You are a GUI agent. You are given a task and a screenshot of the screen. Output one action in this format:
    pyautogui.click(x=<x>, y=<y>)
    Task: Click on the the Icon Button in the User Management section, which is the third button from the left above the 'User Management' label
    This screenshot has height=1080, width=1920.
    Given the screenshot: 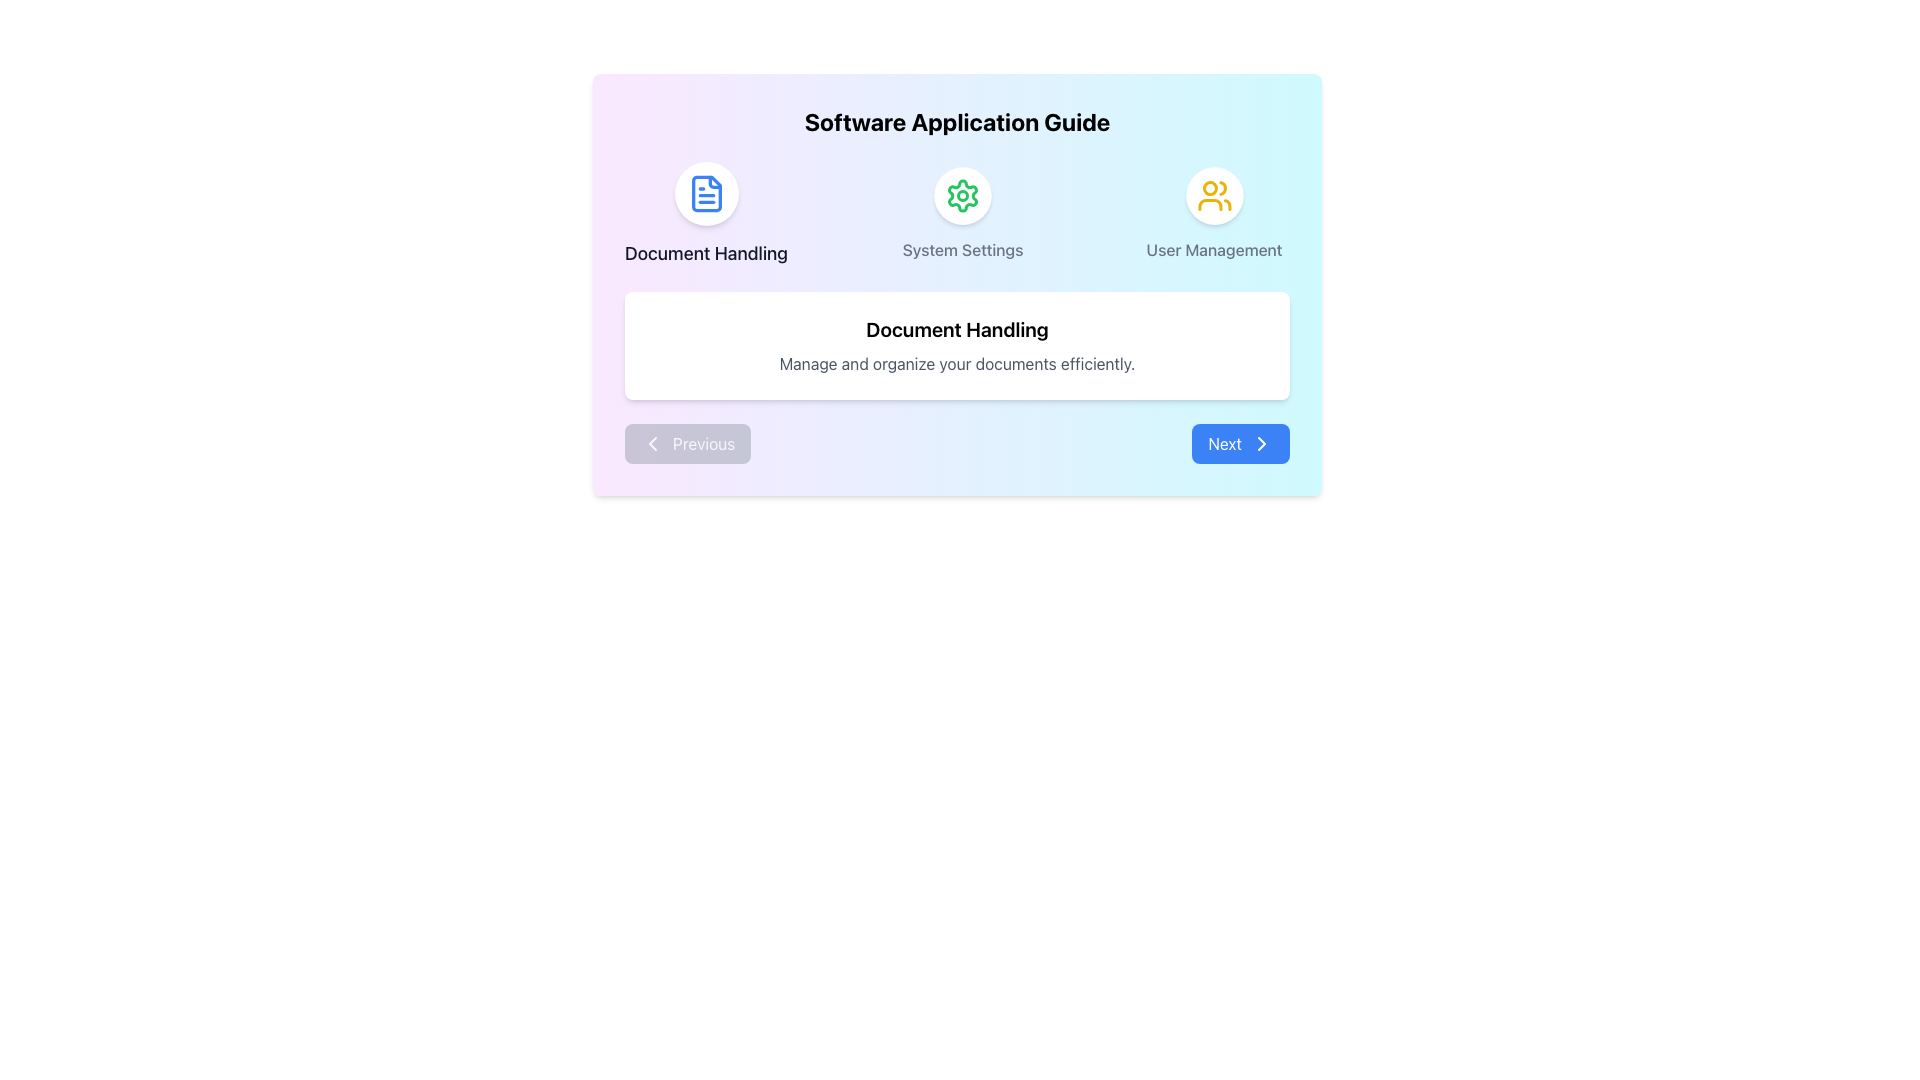 What is the action you would take?
    pyautogui.click(x=1213, y=196)
    